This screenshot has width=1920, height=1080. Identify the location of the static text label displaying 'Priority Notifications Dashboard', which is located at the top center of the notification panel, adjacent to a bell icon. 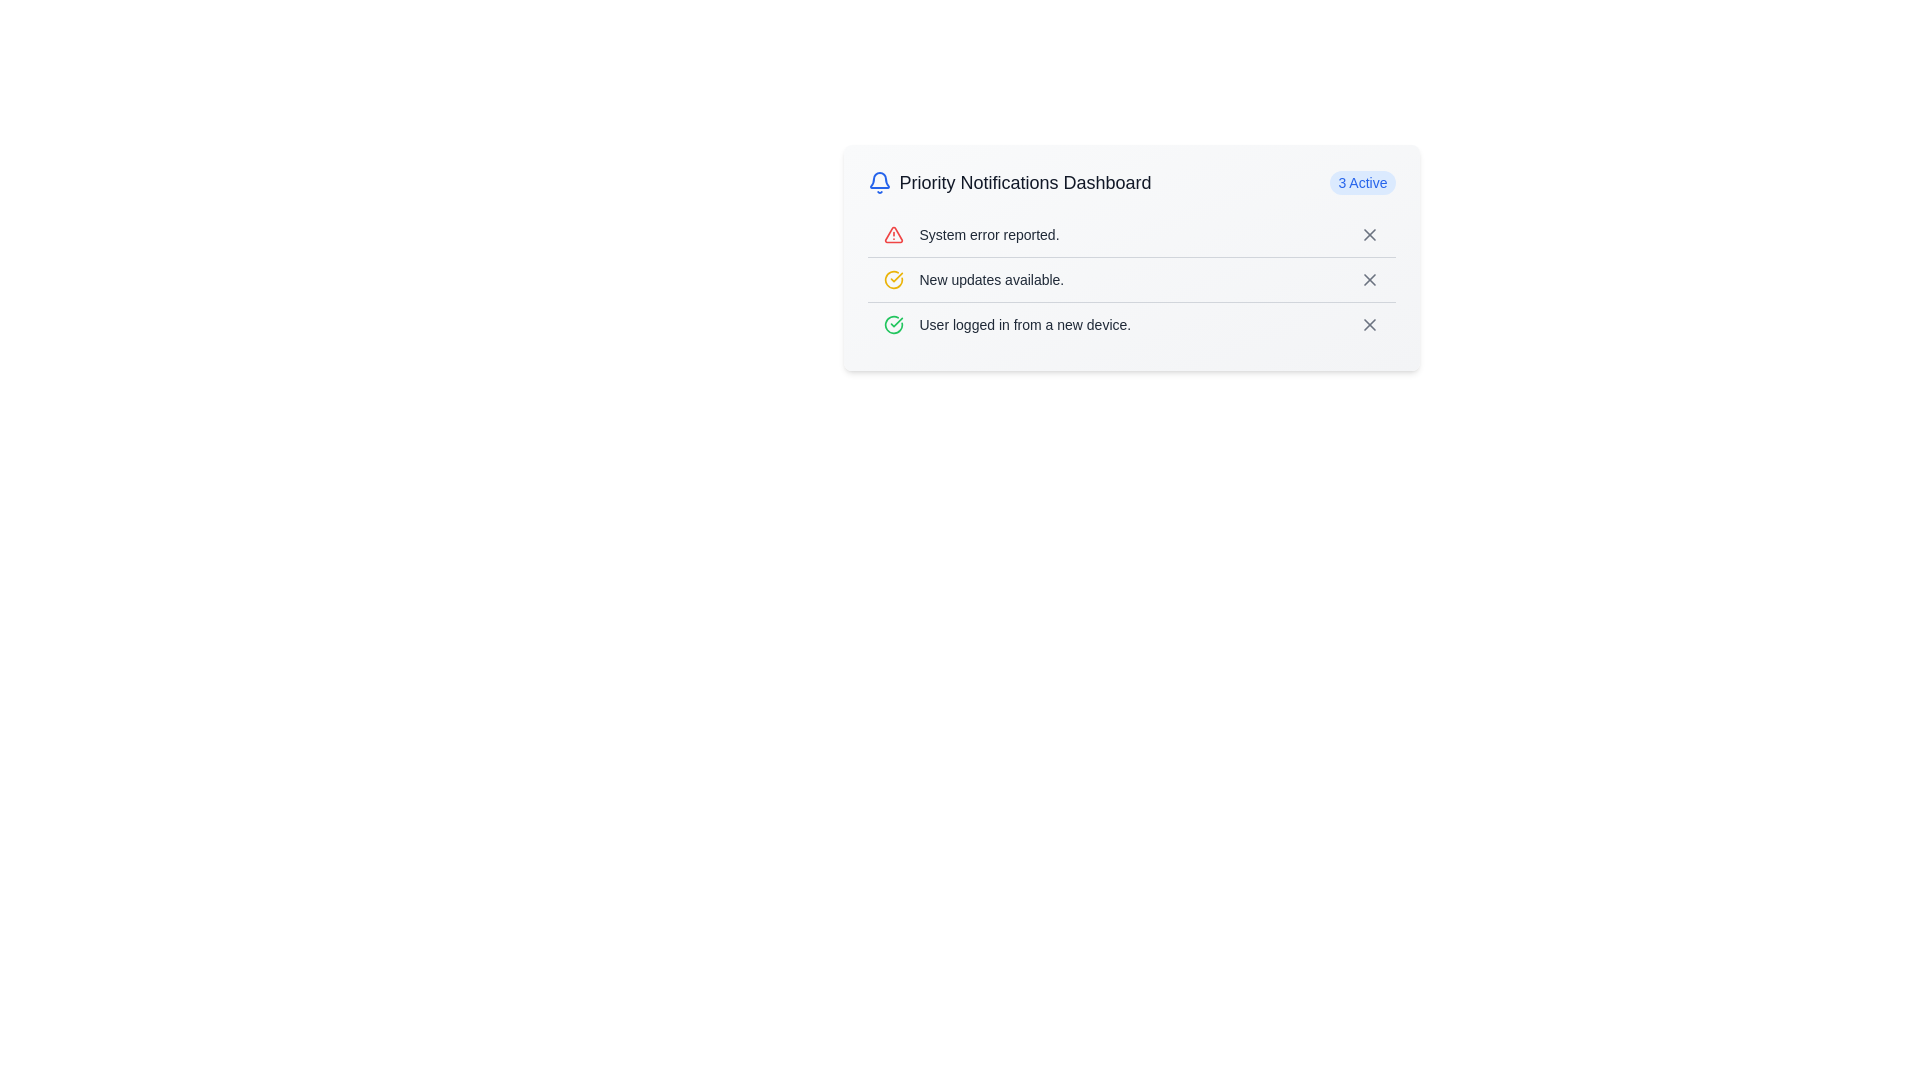
(1025, 182).